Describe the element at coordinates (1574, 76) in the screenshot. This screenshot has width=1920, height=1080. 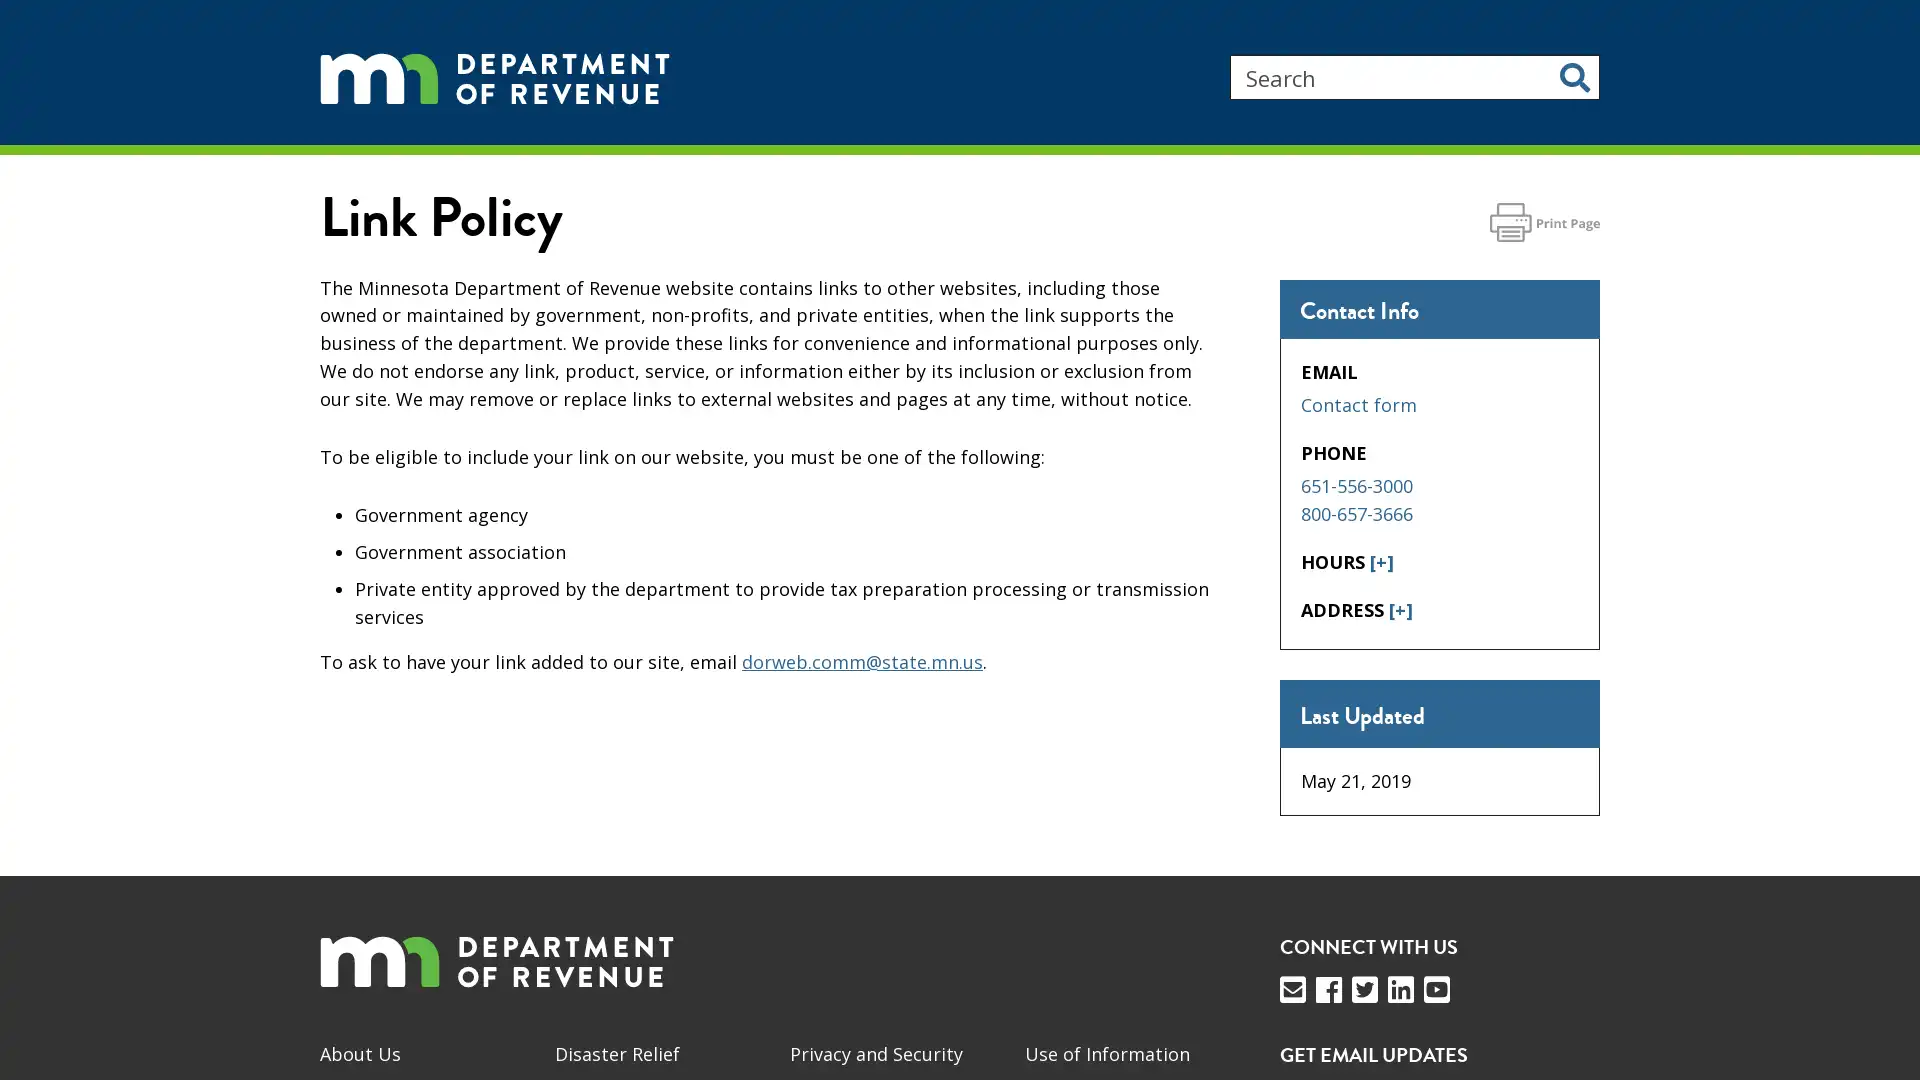
I see `Search` at that location.